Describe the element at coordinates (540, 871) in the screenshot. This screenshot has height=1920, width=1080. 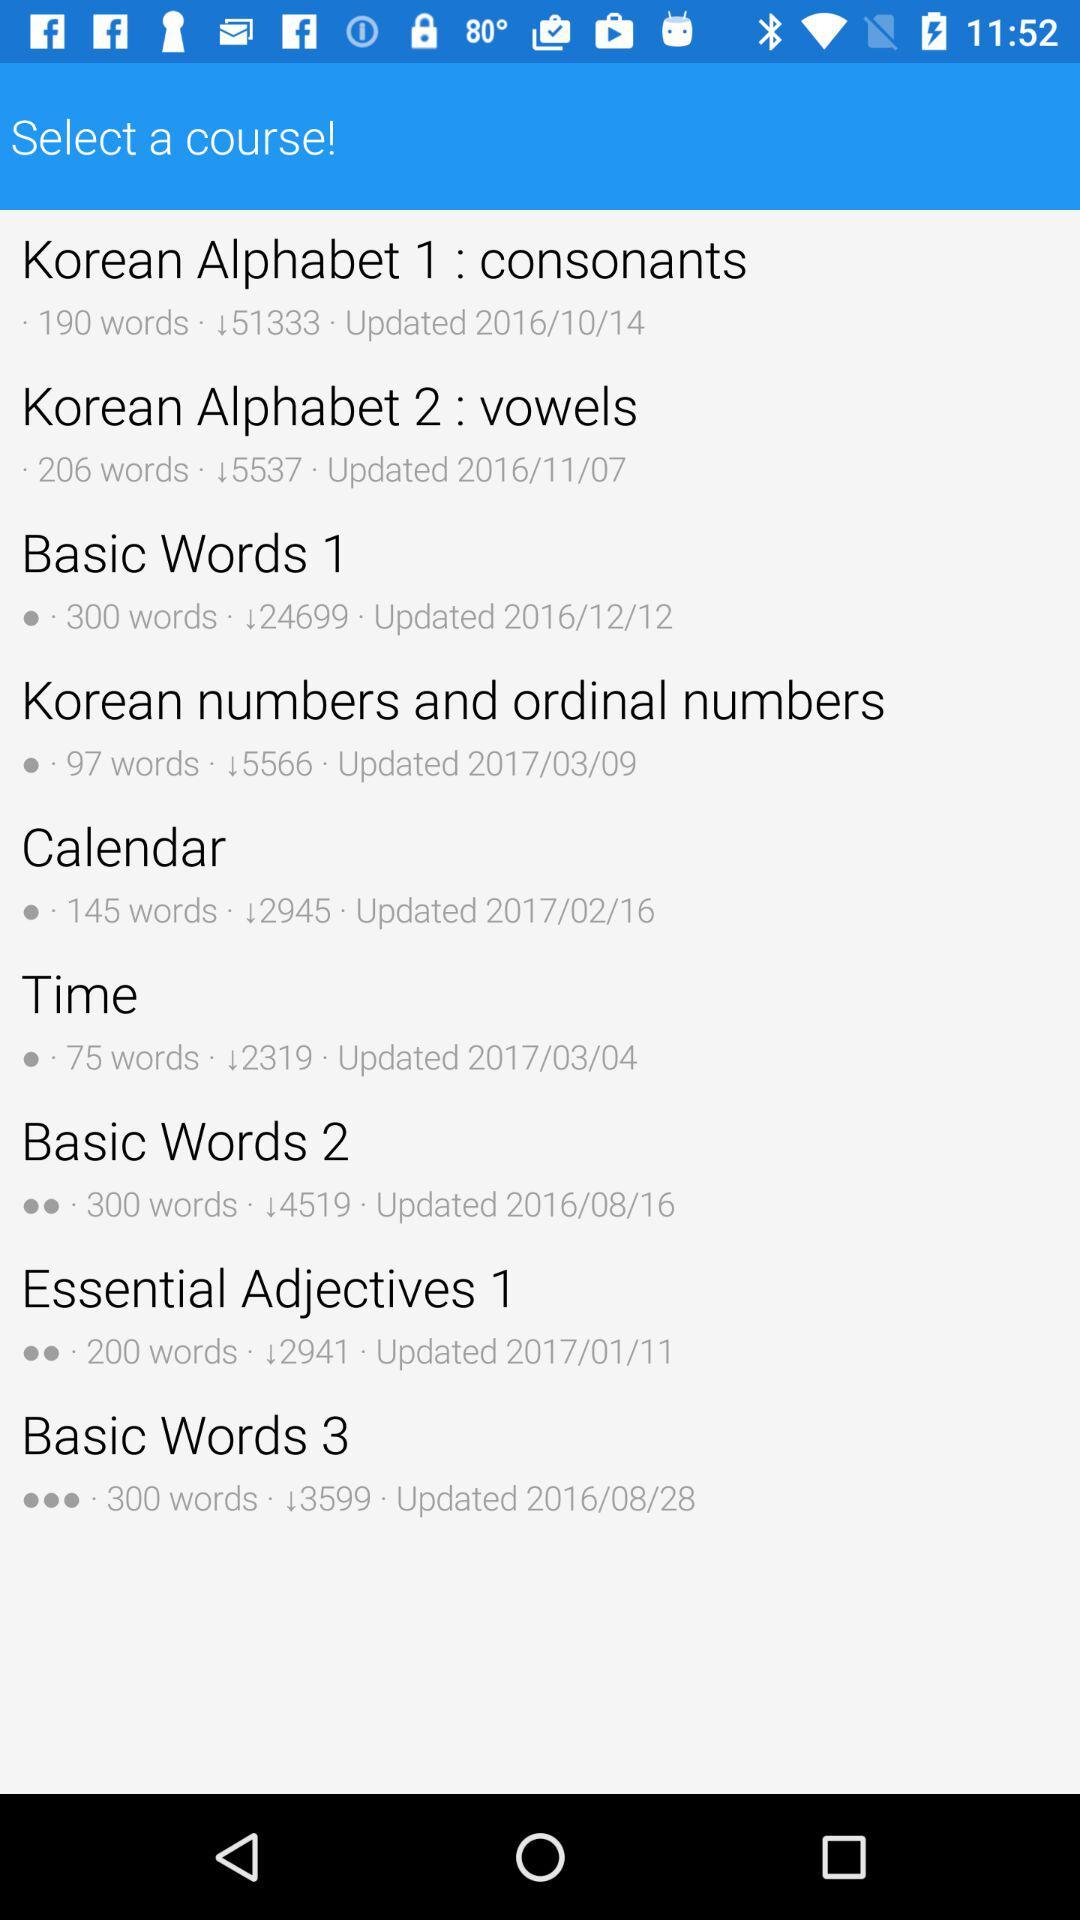
I see `calendar 145 words` at that location.